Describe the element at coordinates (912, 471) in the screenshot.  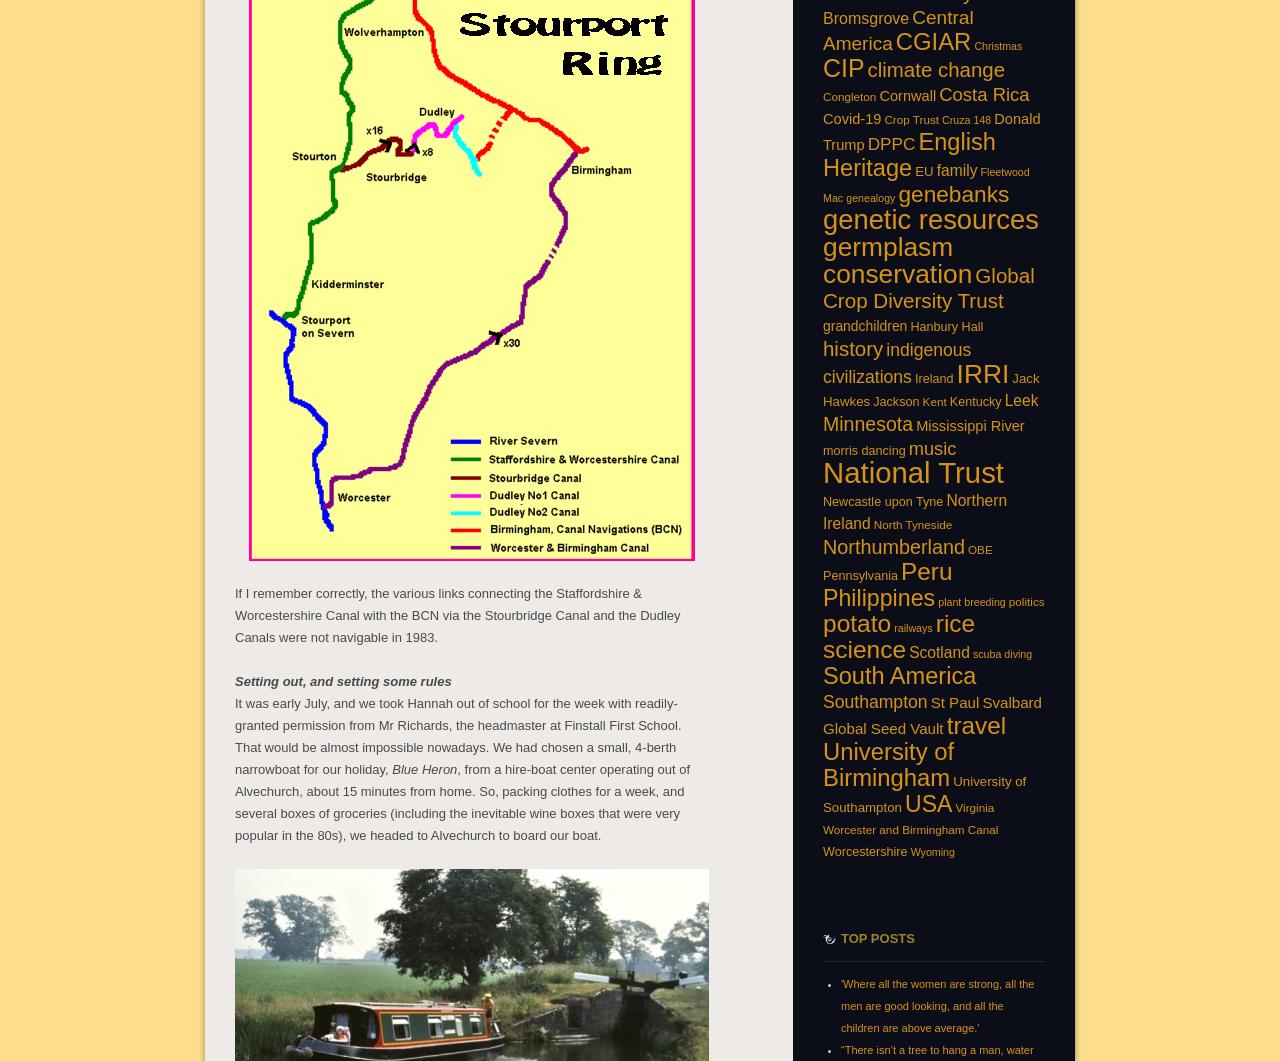
I see `'National Trust'` at that location.